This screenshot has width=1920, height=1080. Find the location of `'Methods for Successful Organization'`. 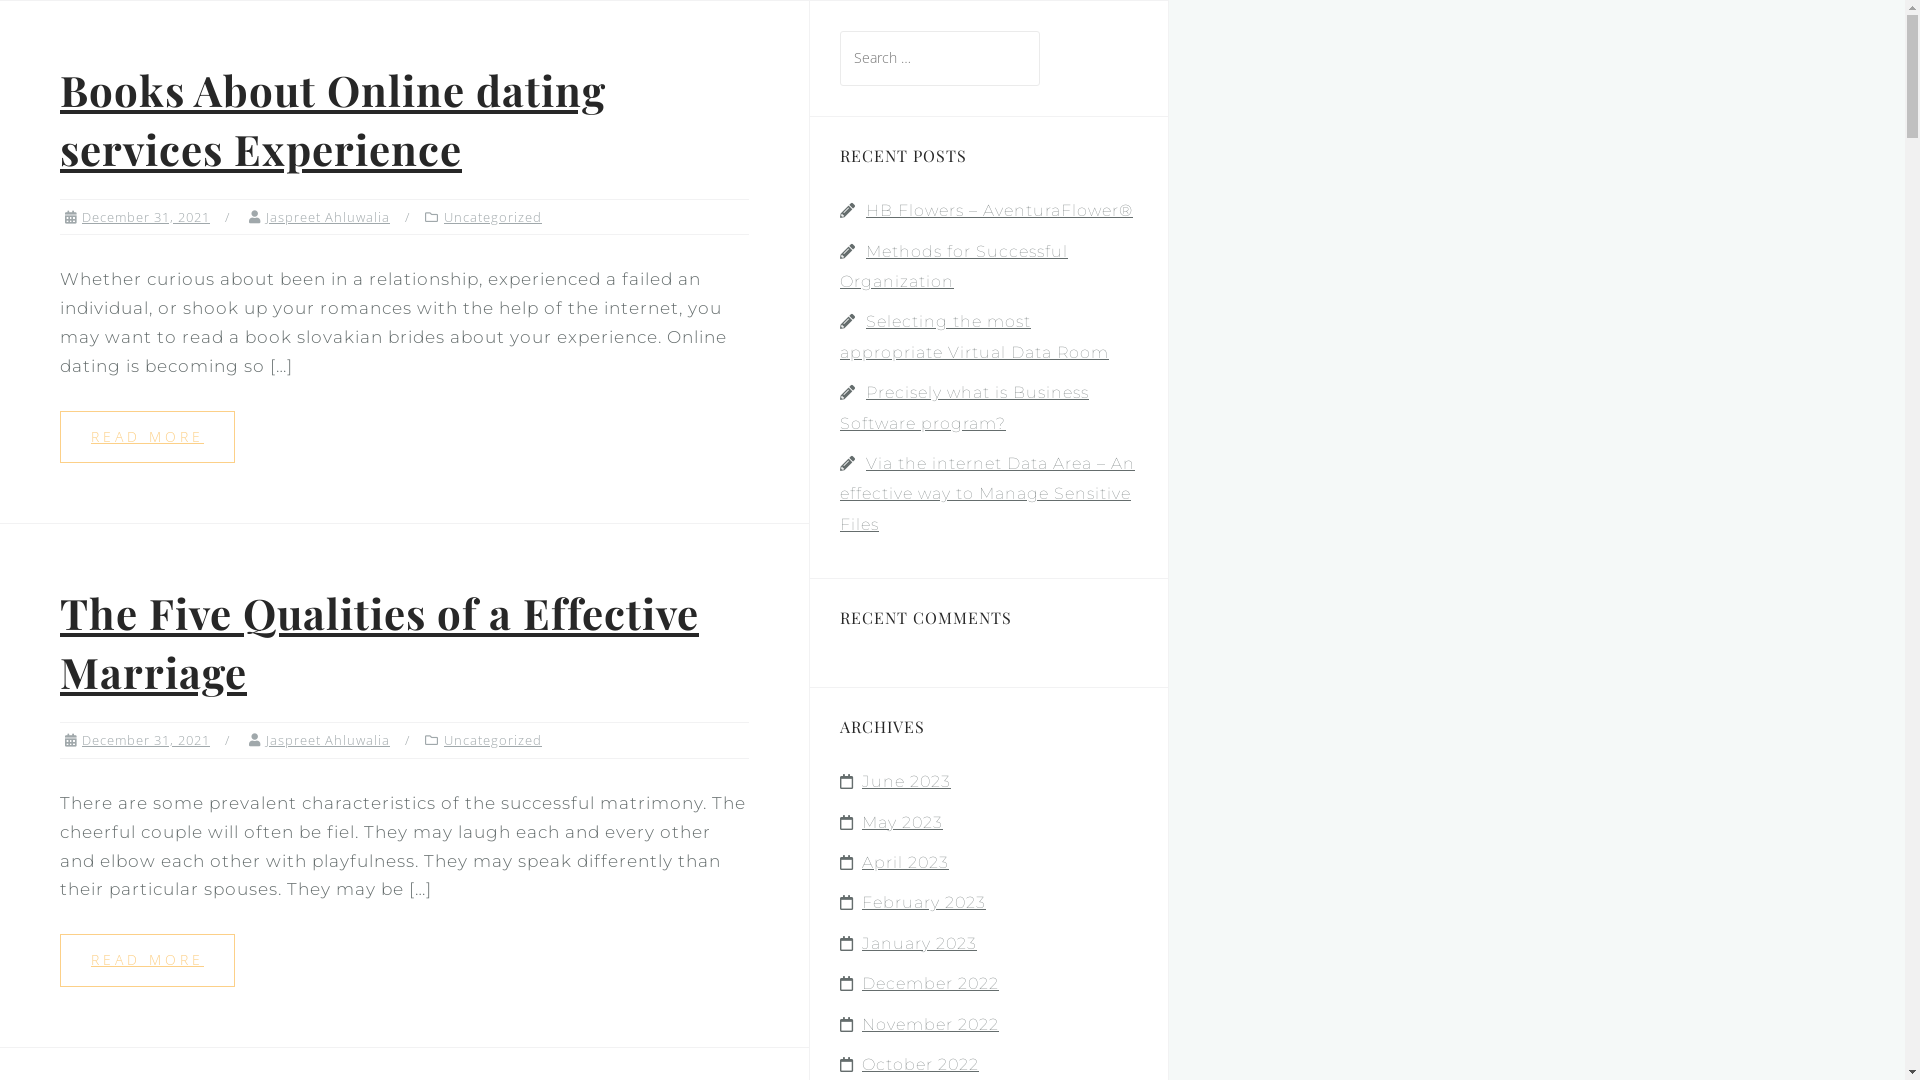

'Methods for Successful Organization' is located at coordinates (953, 265).